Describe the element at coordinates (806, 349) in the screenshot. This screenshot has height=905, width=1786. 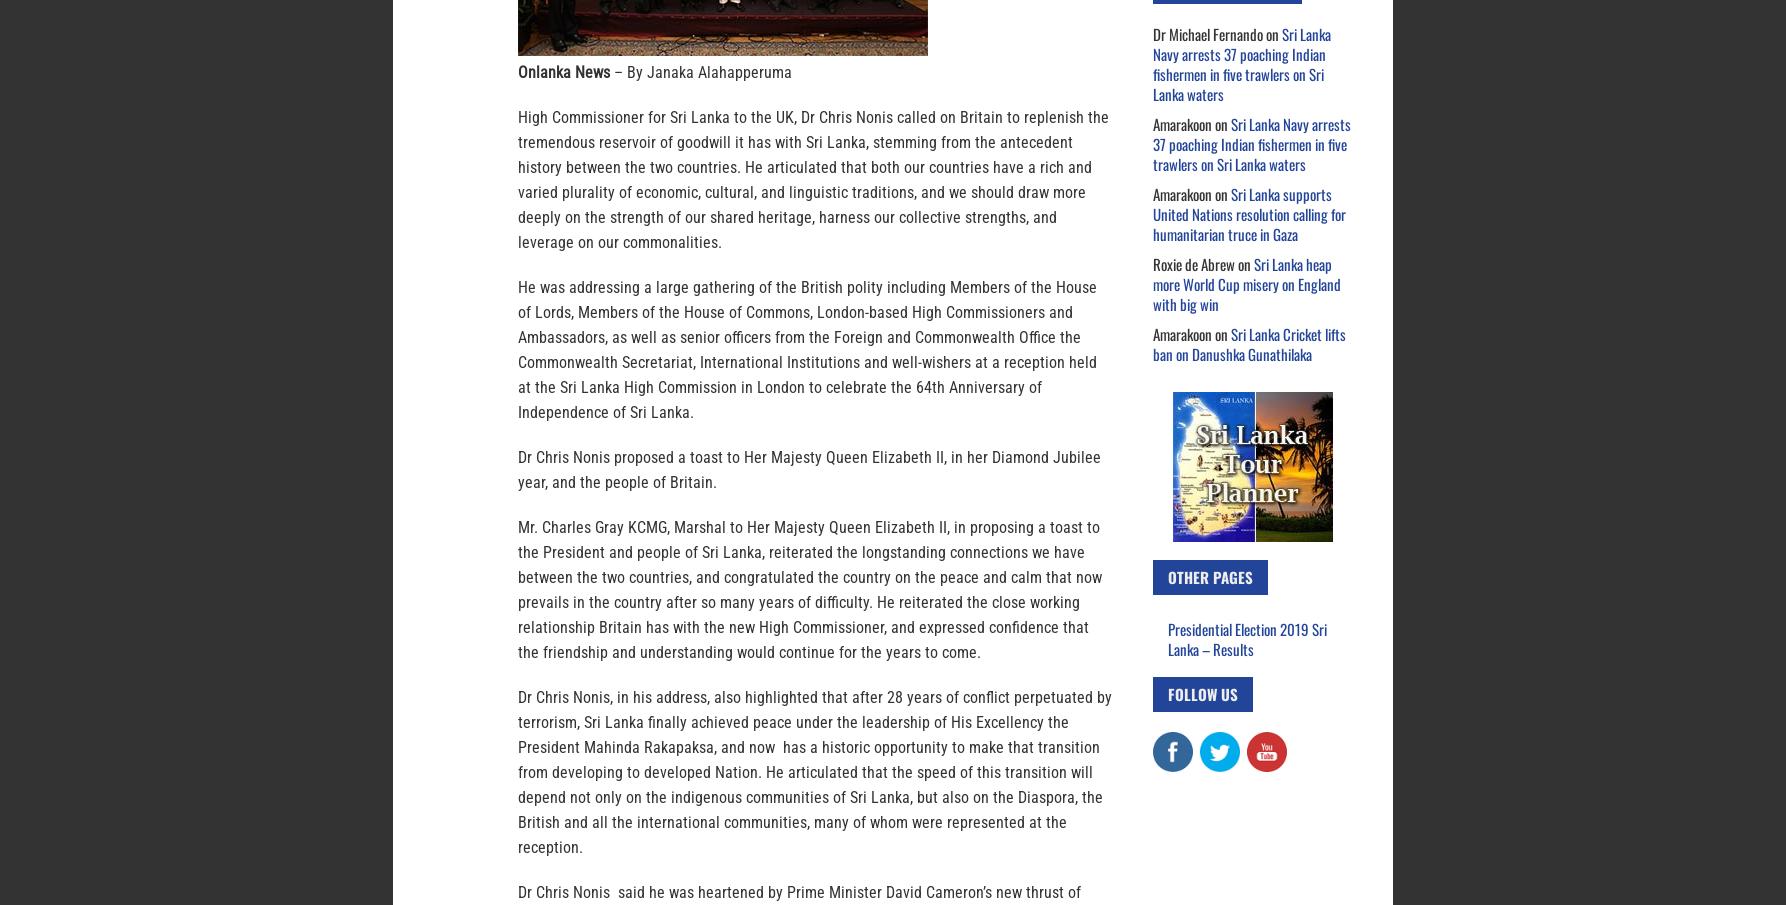
I see `'He was addressing a large gathering of the British polity including Members of the House of Lords, Members of the House of Commons, London-based High Commissioners and Ambassadors, as well as senior officers from the Foreign and Commonwealth Office the Commonwealth Secretariat, International Institutions and well-wishers at a reception held at the Sri Lanka High Commission in London to celebrate the 64th Anniversary of Independence of Sri Lanka.'` at that location.